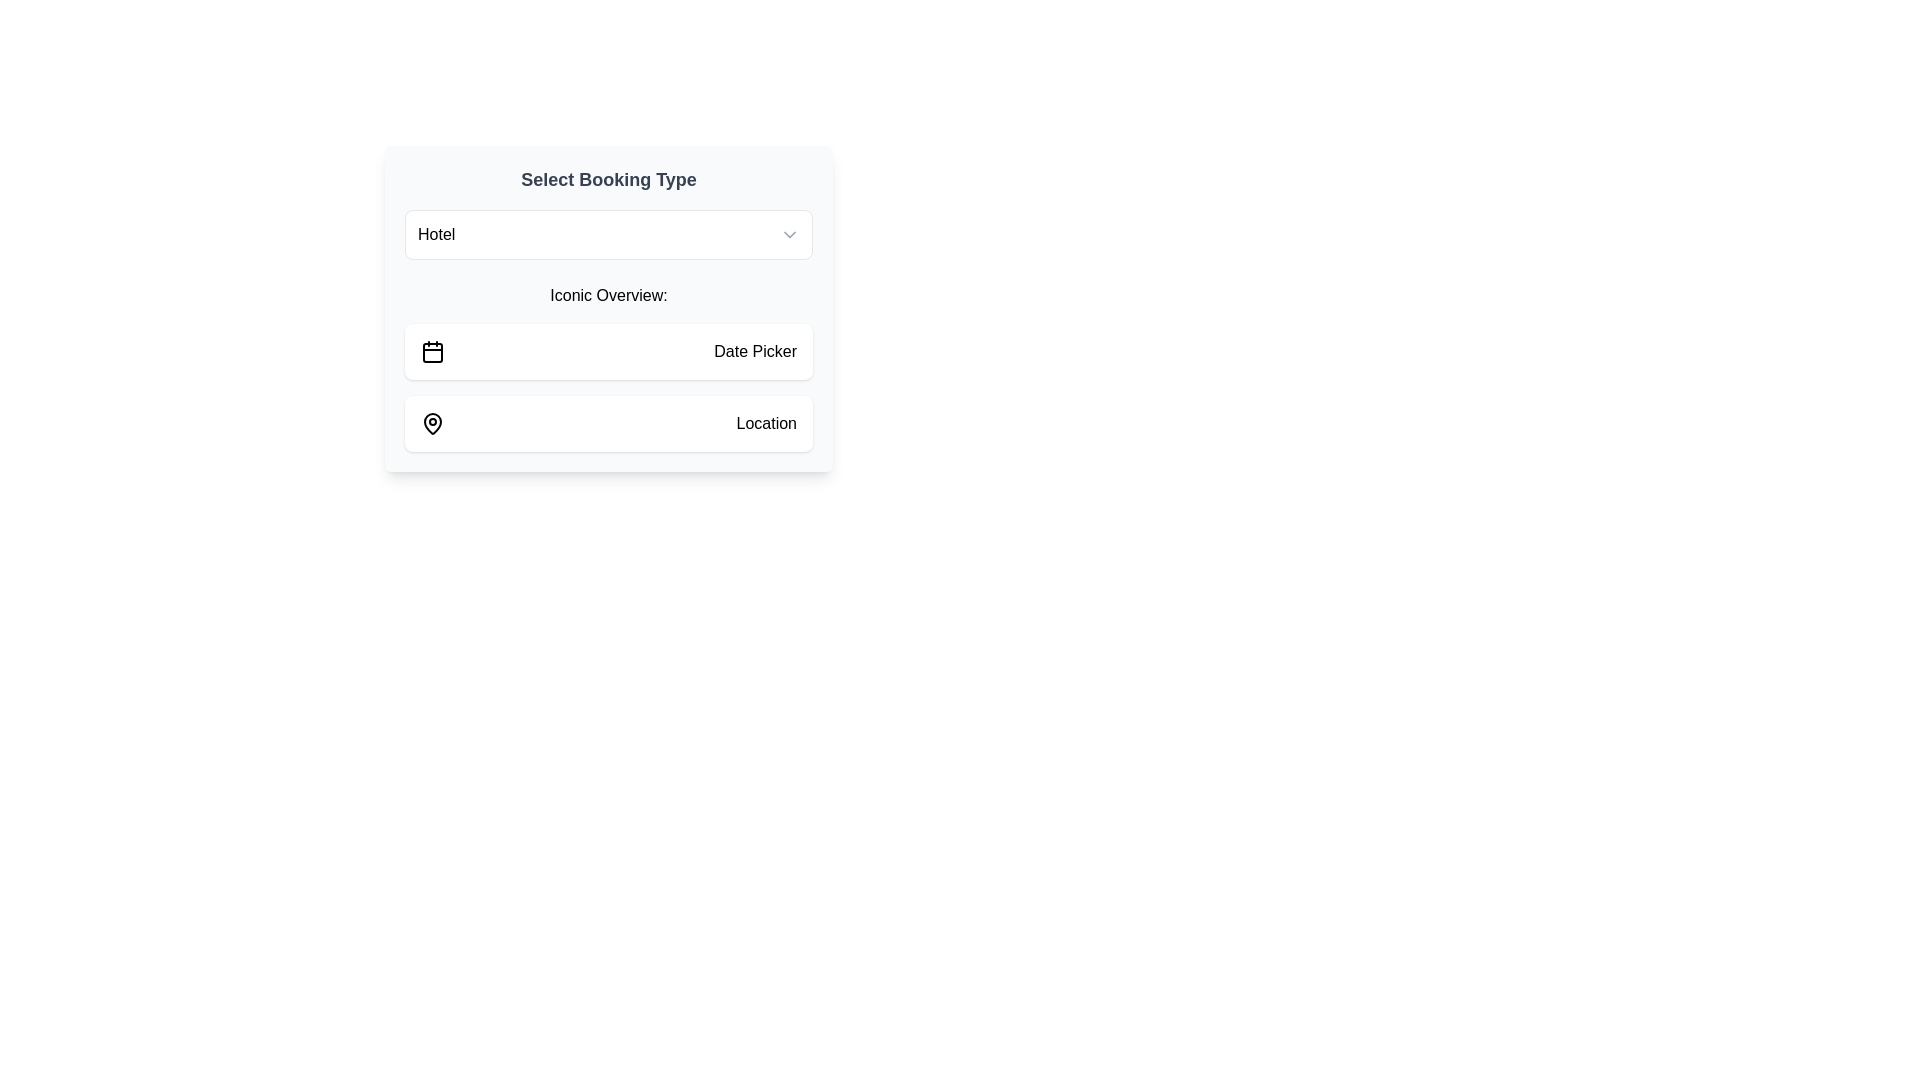  Describe the element at coordinates (431, 423) in the screenshot. I see `the map pin icon, which is a minimalistic circle with a pointed tip located in the 'Location' section of the panel` at that location.